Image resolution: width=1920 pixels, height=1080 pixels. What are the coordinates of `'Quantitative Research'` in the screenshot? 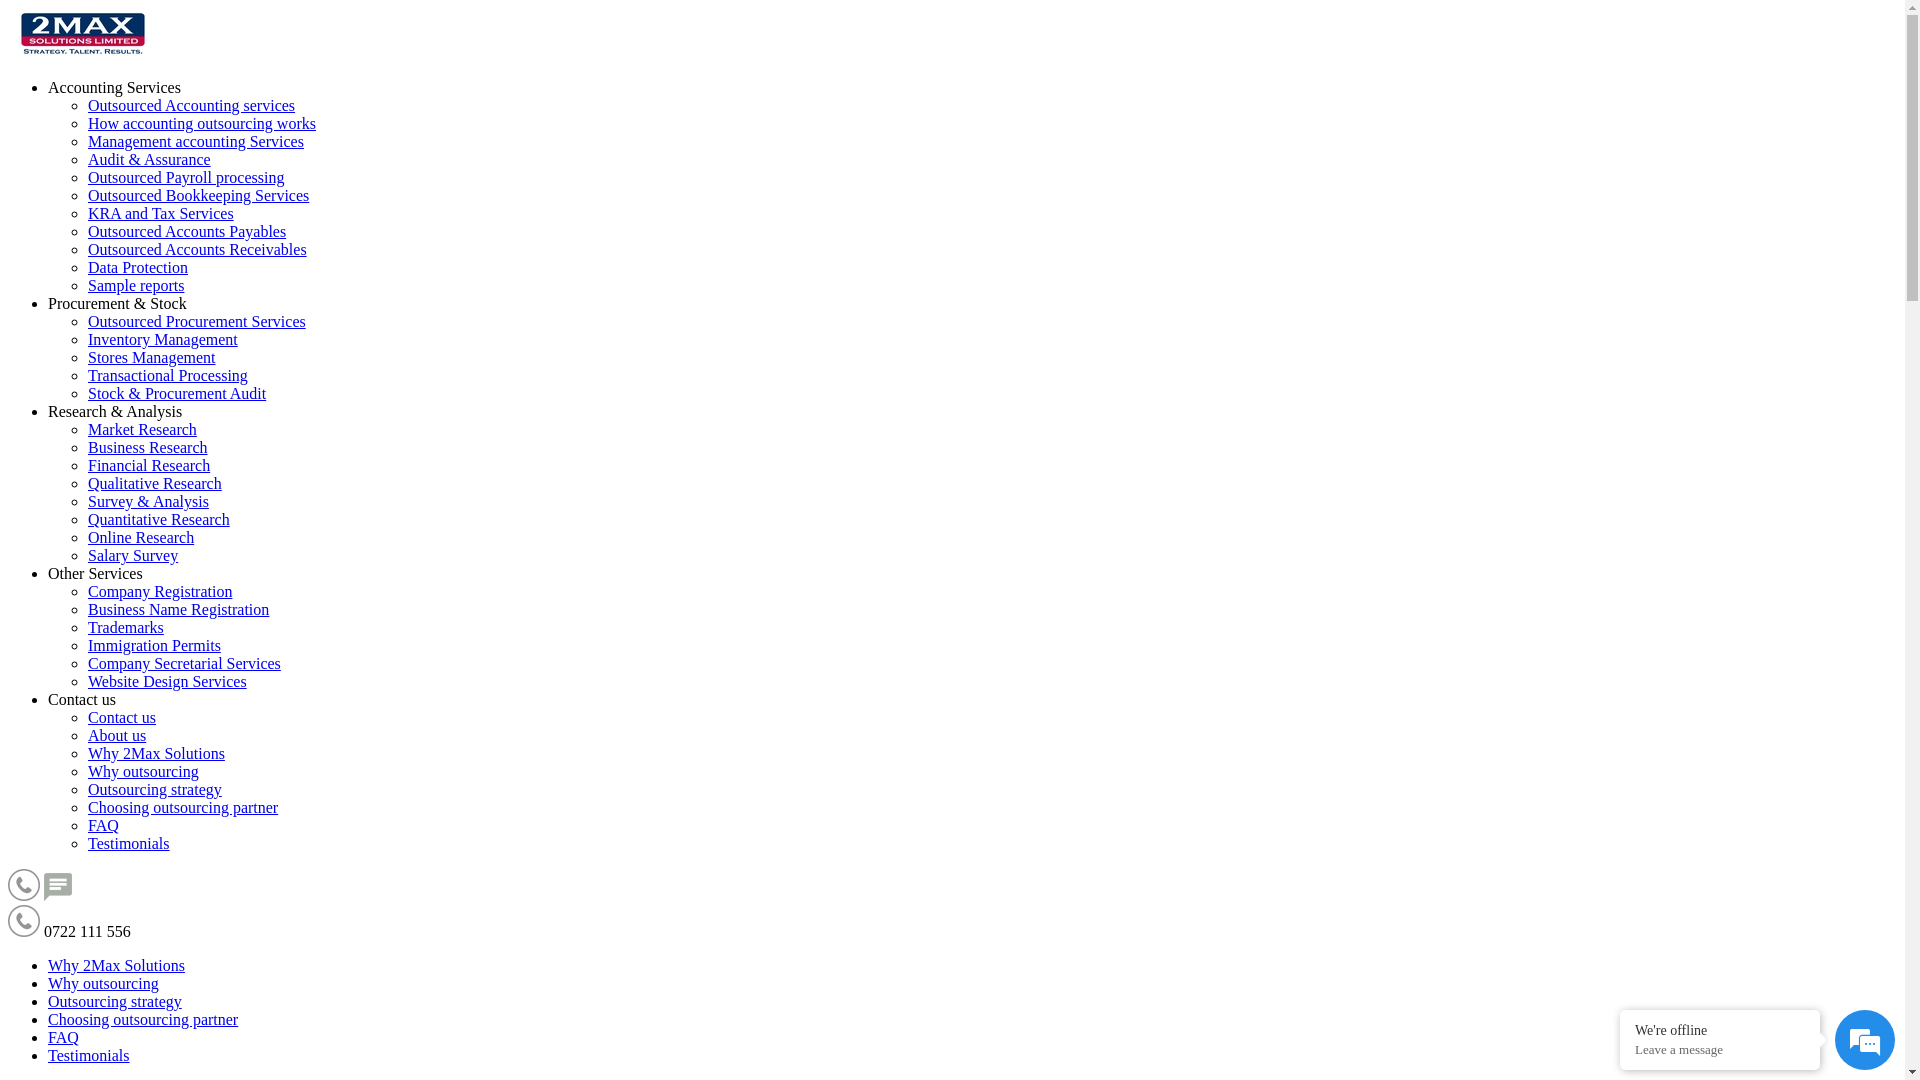 It's located at (157, 518).